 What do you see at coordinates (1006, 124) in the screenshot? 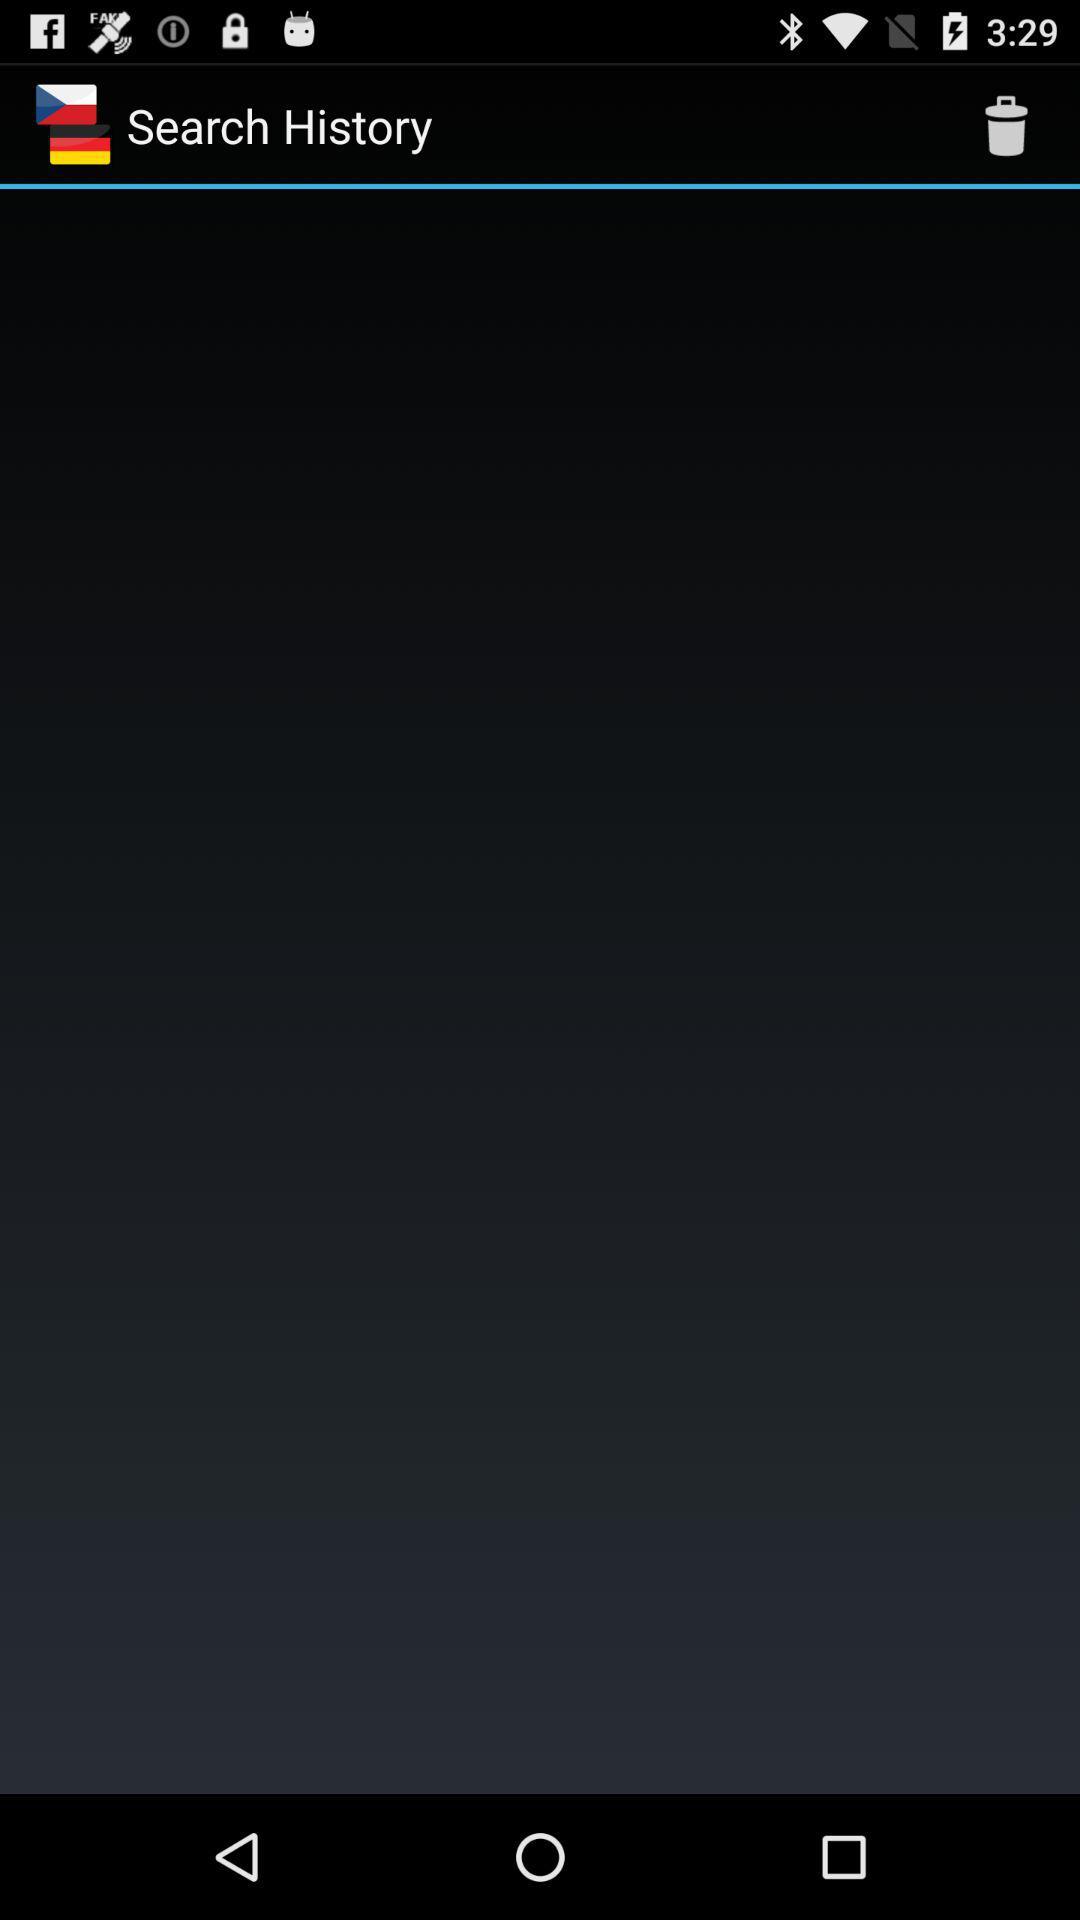
I see `icon to the right of search history icon` at bounding box center [1006, 124].